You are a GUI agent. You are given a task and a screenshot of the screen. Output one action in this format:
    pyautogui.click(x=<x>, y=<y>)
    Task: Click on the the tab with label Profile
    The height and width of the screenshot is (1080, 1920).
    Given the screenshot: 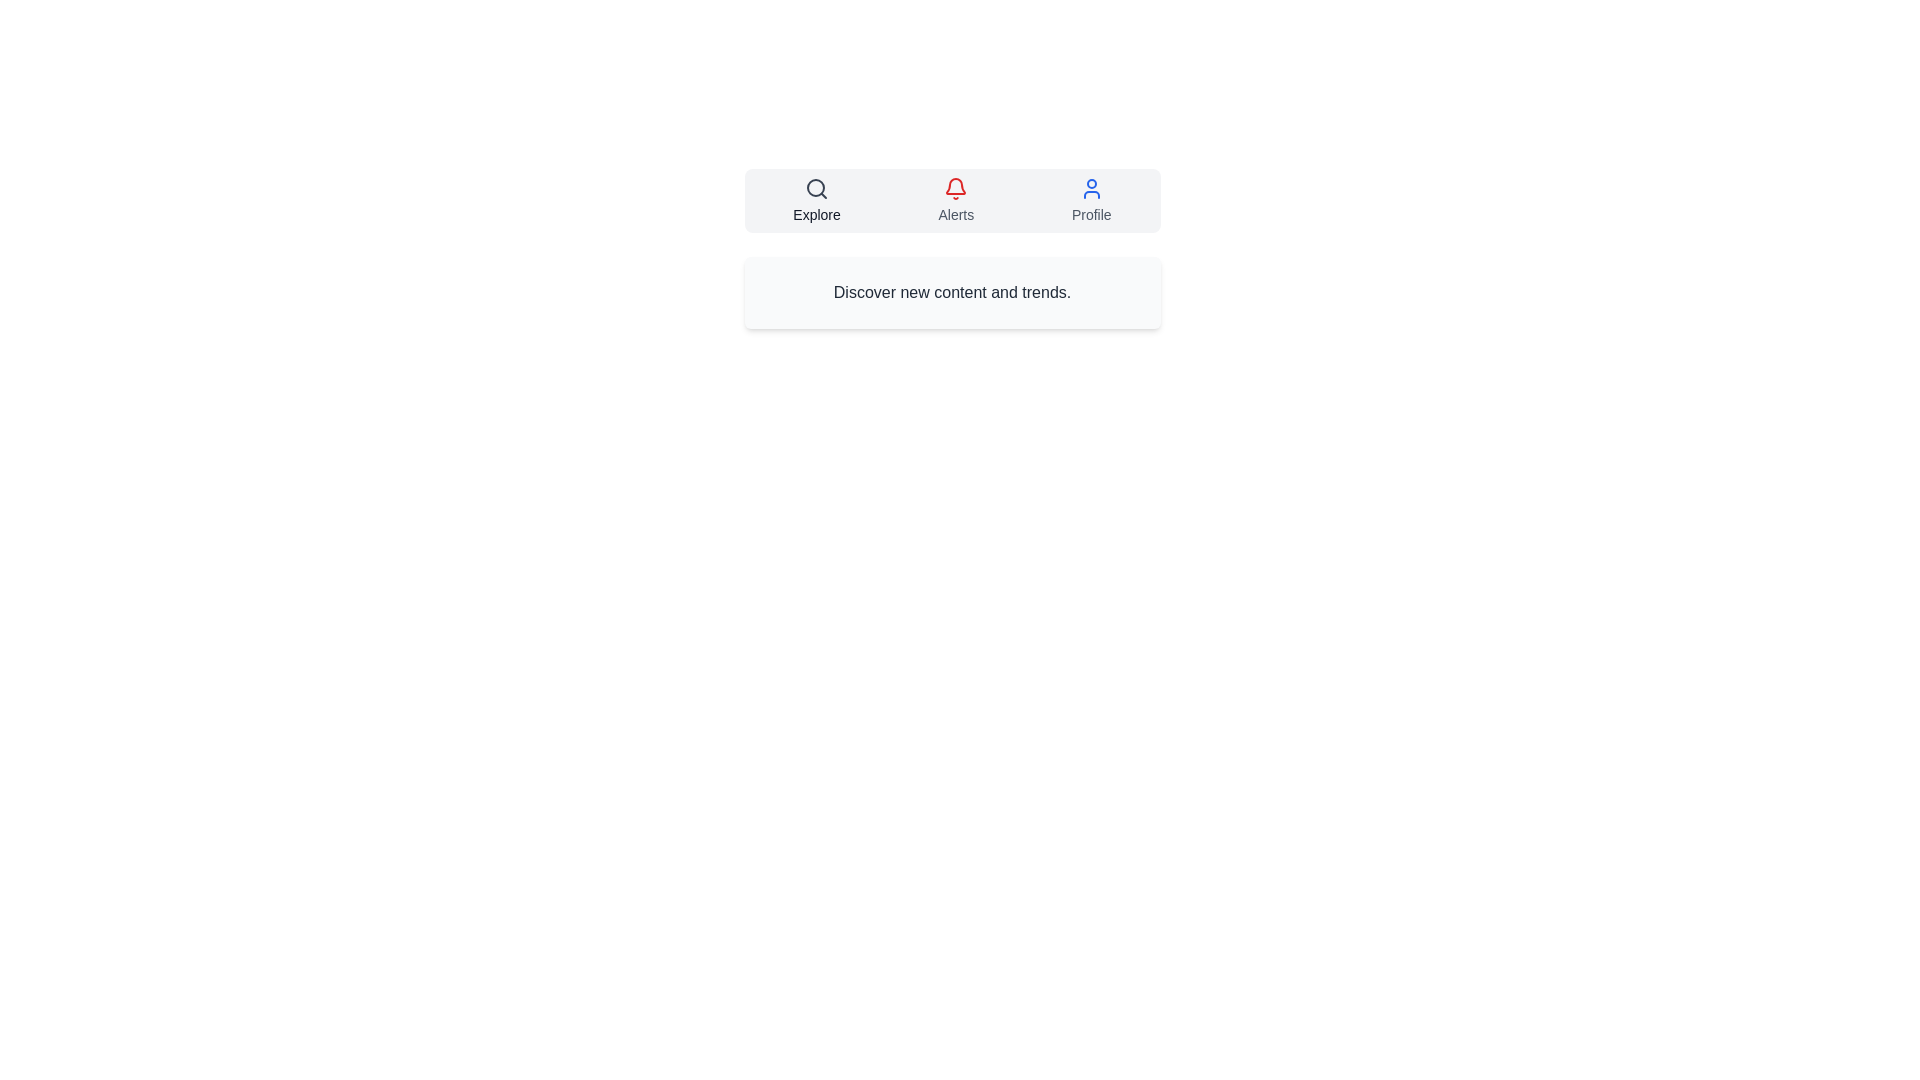 What is the action you would take?
    pyautogui.click(x=1090, y=200)
    